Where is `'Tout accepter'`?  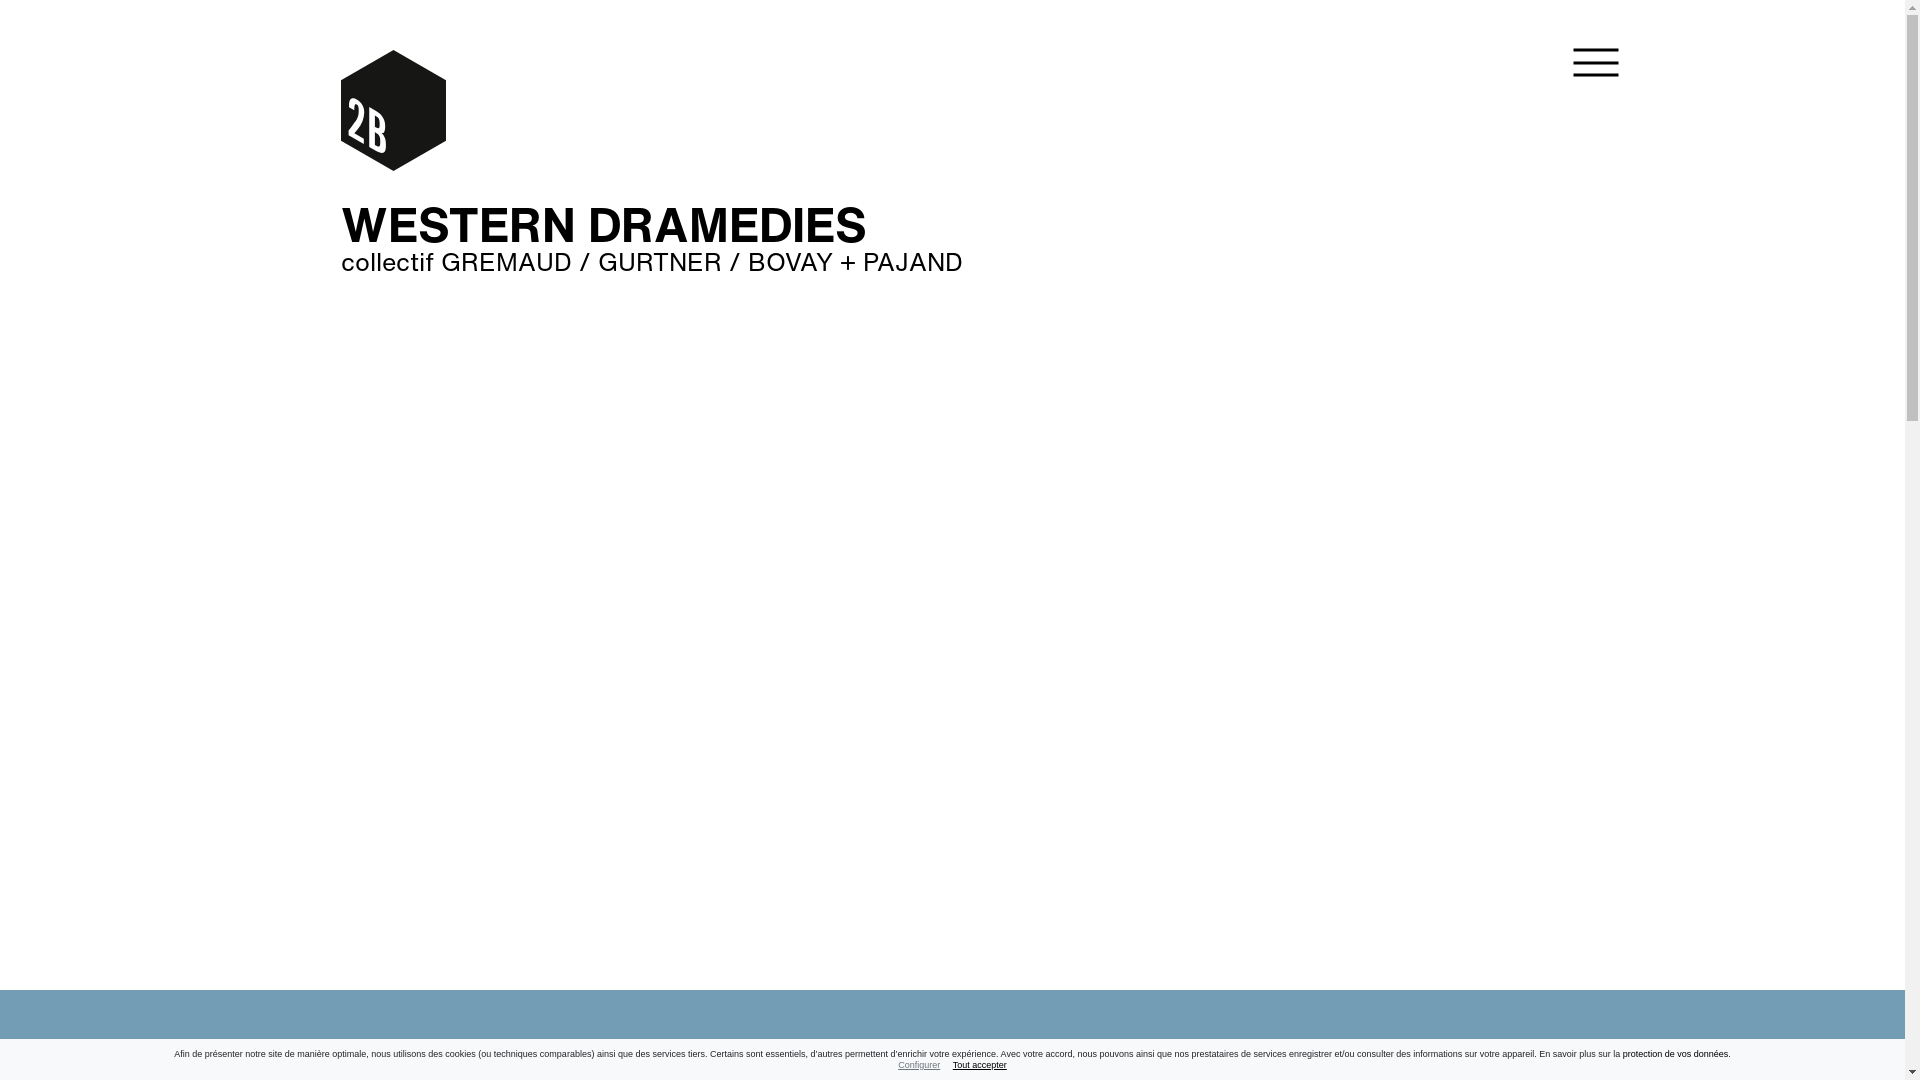
'Tout accepter' is located at coordinates (979, 1063).